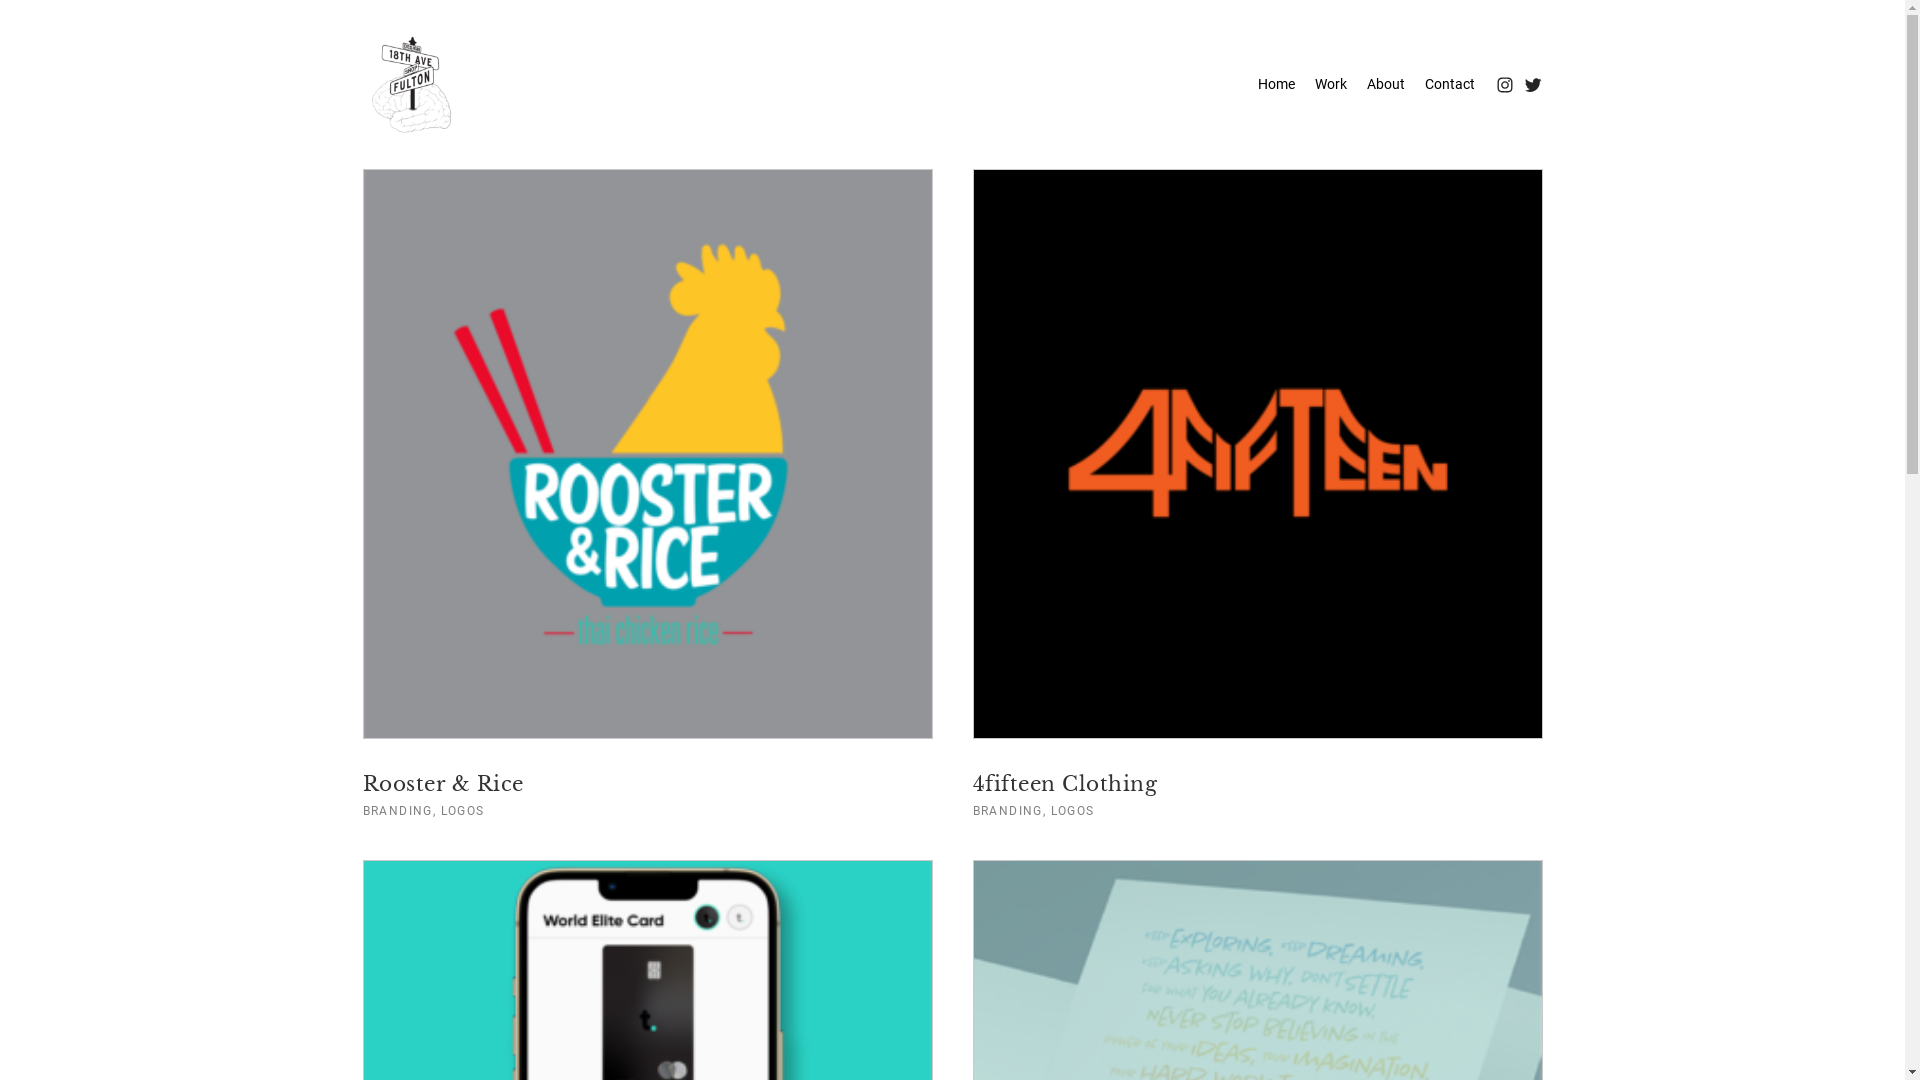 This screenshot has width=1920, height=1080. Describe the element at coordinates (361, 782) in the screenshot. I see `'Rooster & Rice'` at that location.